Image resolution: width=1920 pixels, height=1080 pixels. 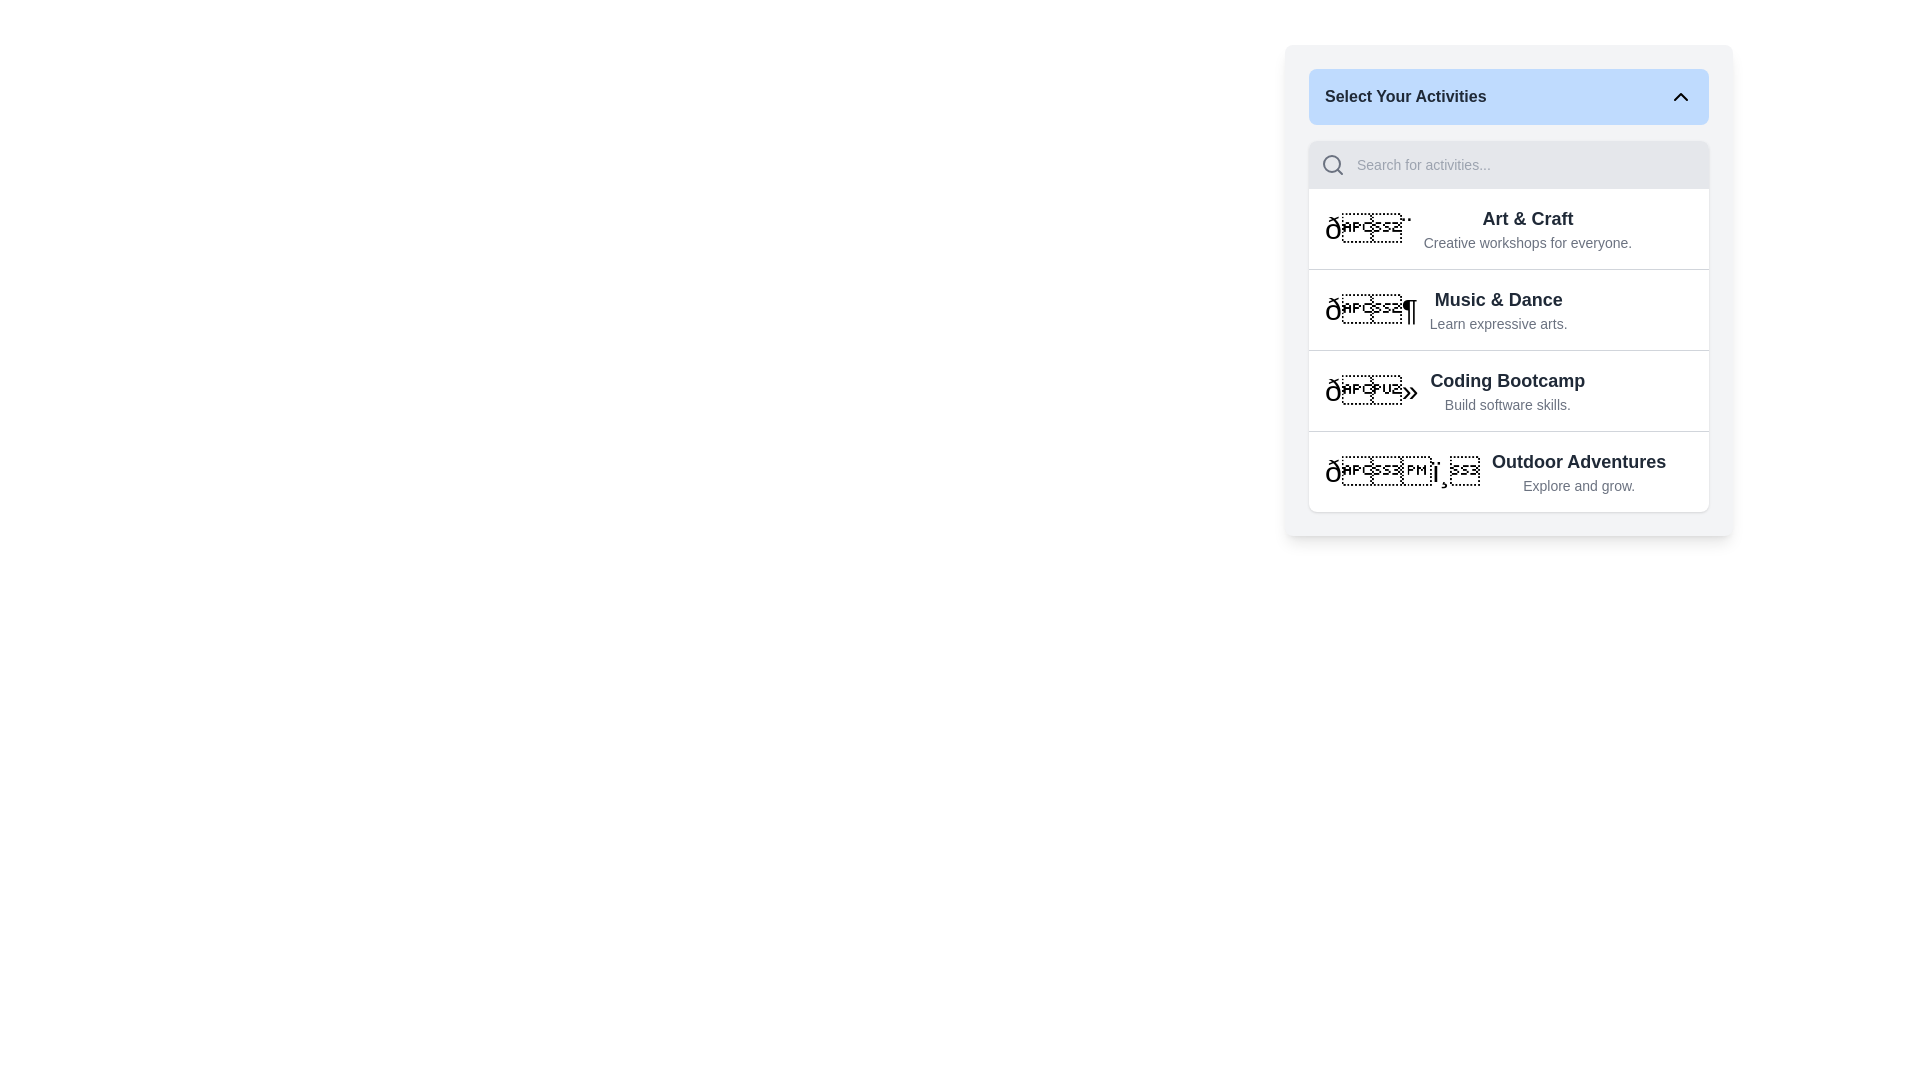 What do you see at coordinates (1578, 462) in the screenshot?
I see `text content of the 'Outdoor Adventures' label, which is a large, bold, dark gray text located at the bottom of the activity selection panel, representing the fourth option` at bounding box center [1578, 462].